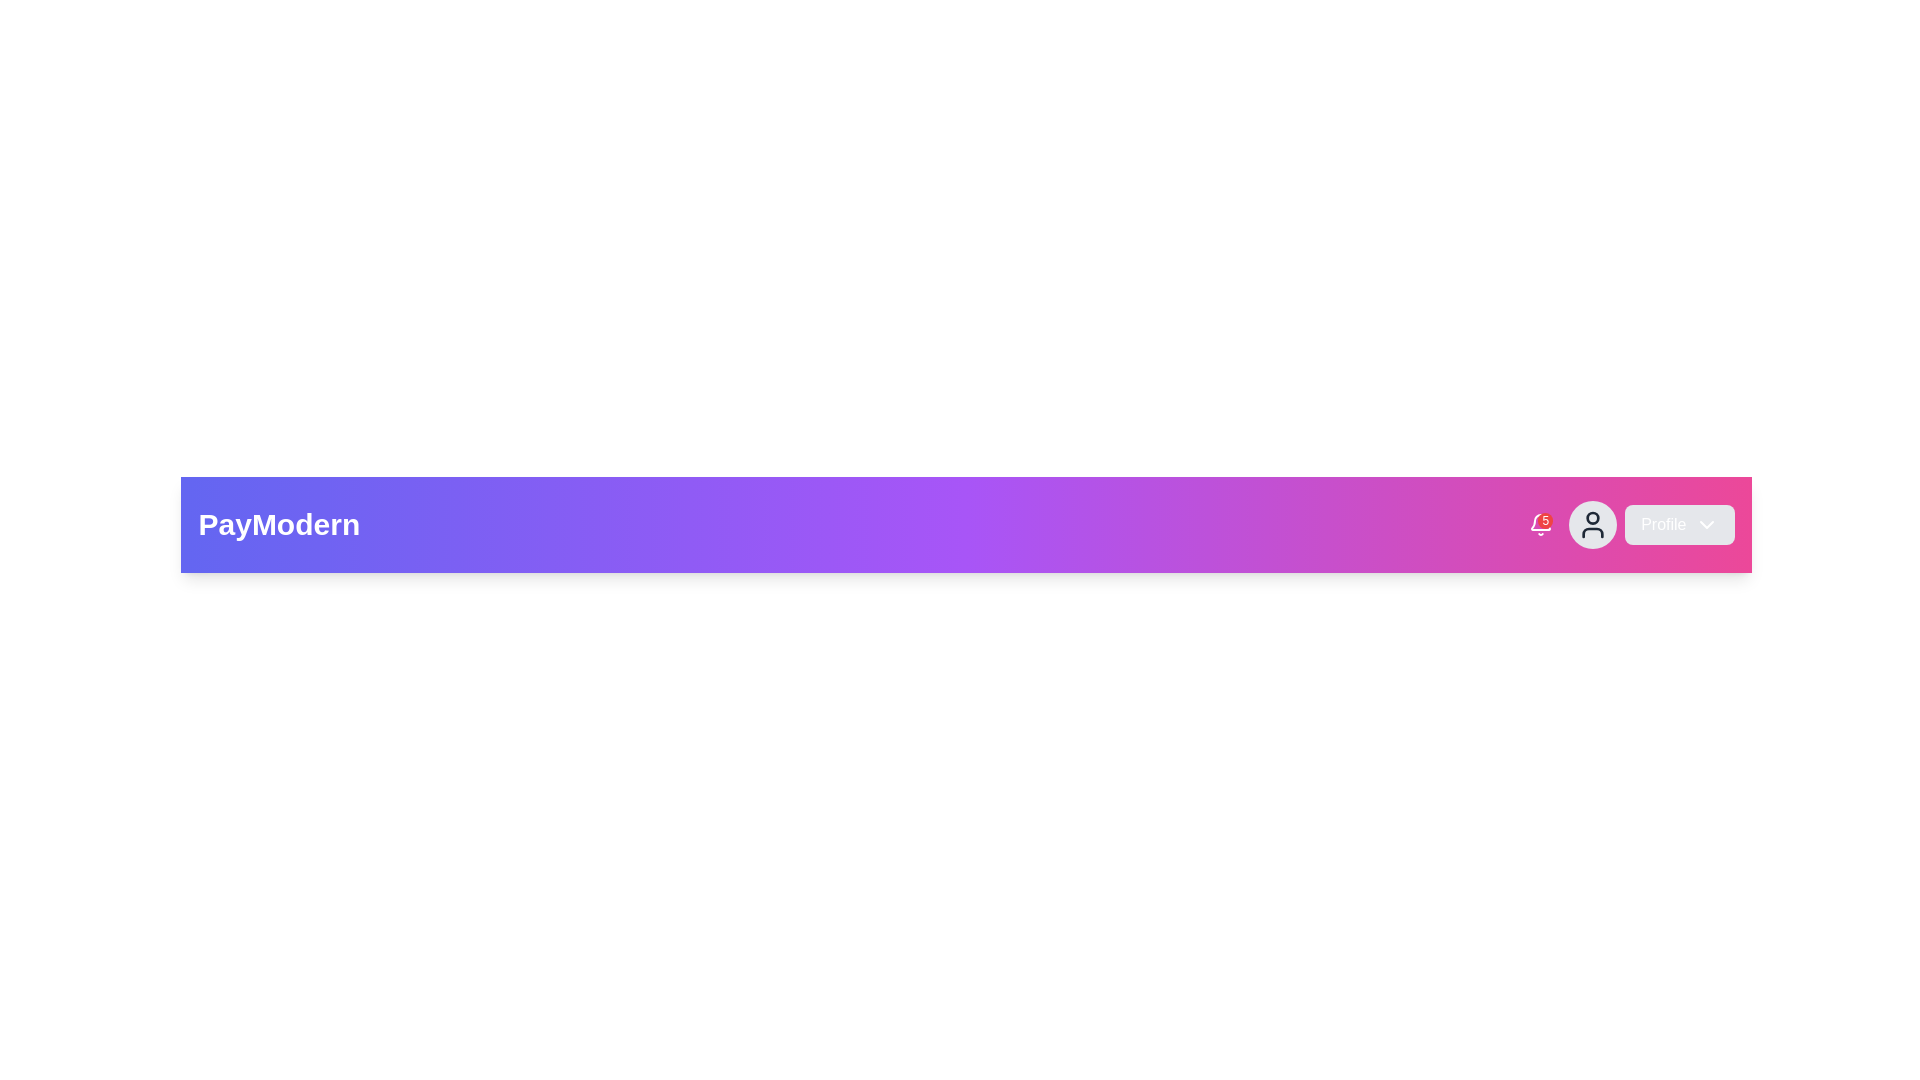 The width and height of the screenshot is (1920, 1080). What do you see at coordinates (1540, 521) in the screenshot?
I see `the Notification icon with a red badge` at bounding box center [1540, 521].